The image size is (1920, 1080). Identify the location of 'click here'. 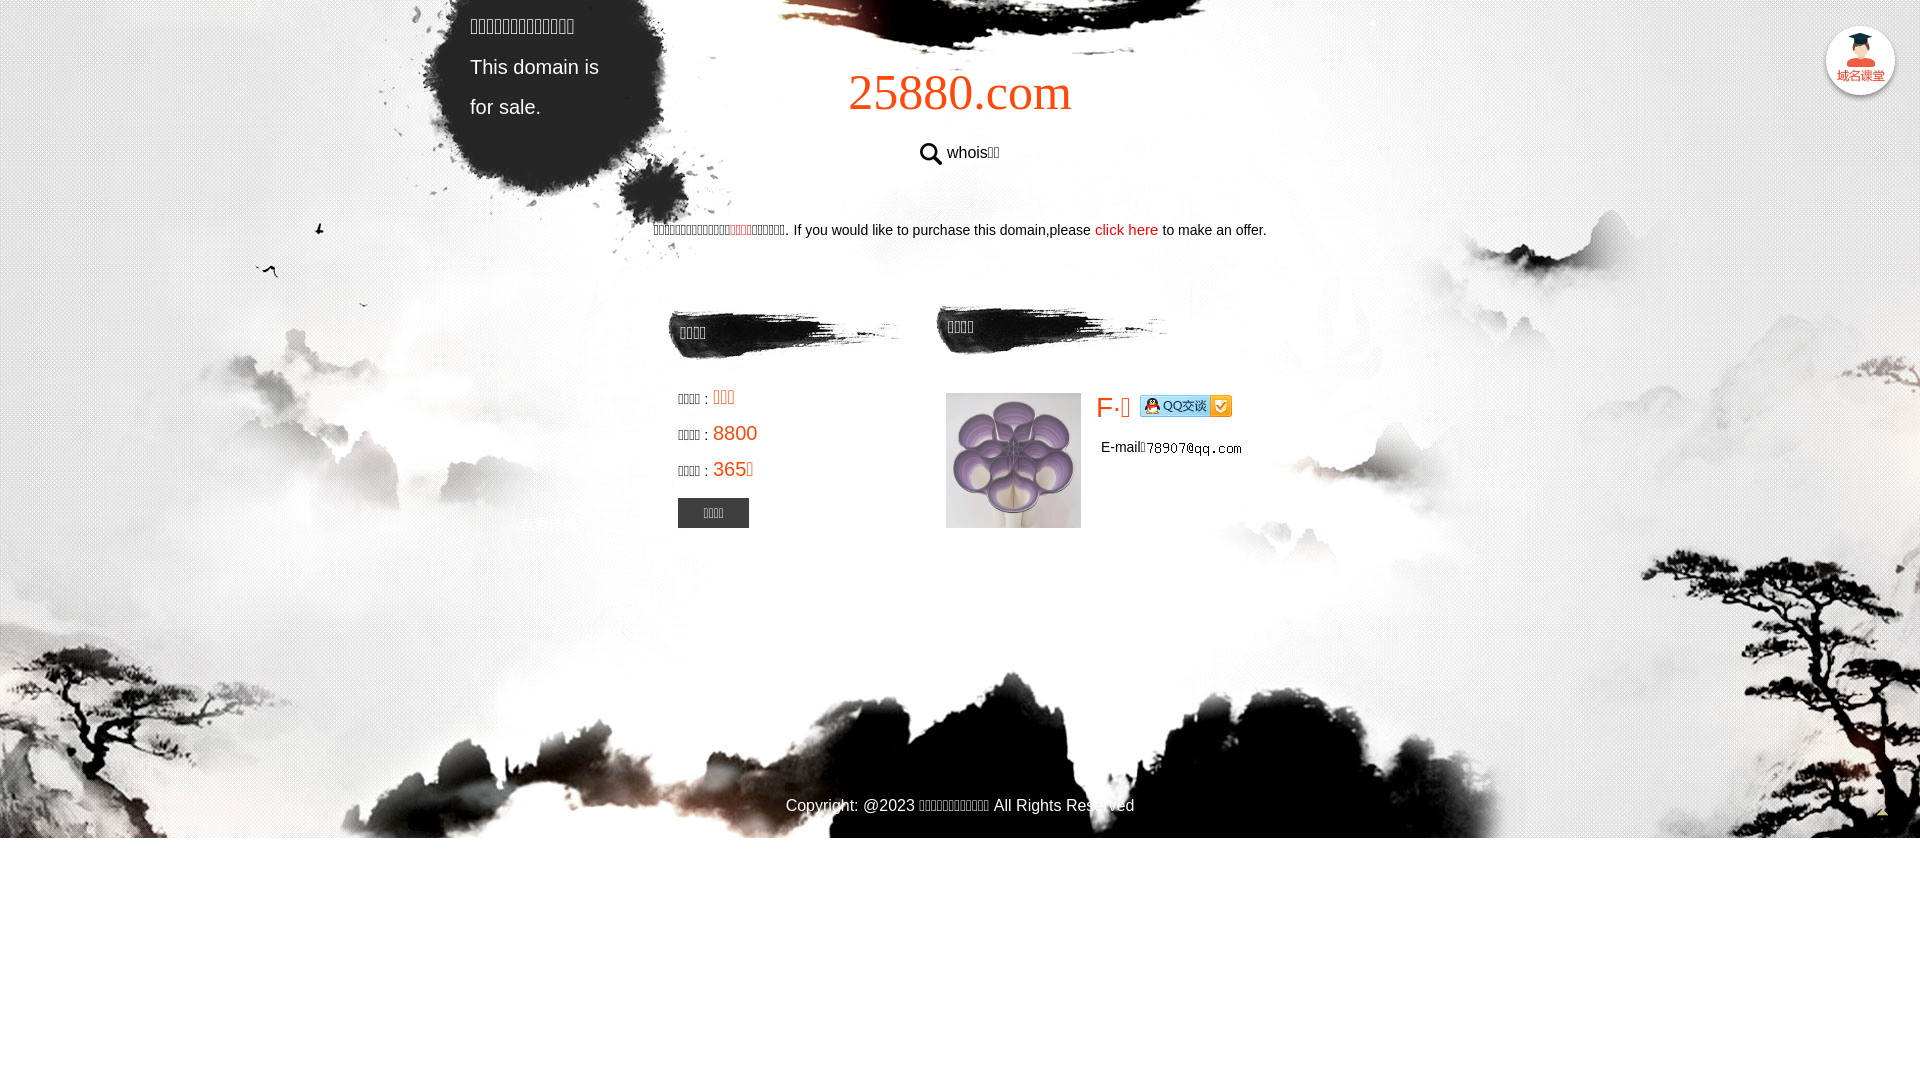
(1127, 228).